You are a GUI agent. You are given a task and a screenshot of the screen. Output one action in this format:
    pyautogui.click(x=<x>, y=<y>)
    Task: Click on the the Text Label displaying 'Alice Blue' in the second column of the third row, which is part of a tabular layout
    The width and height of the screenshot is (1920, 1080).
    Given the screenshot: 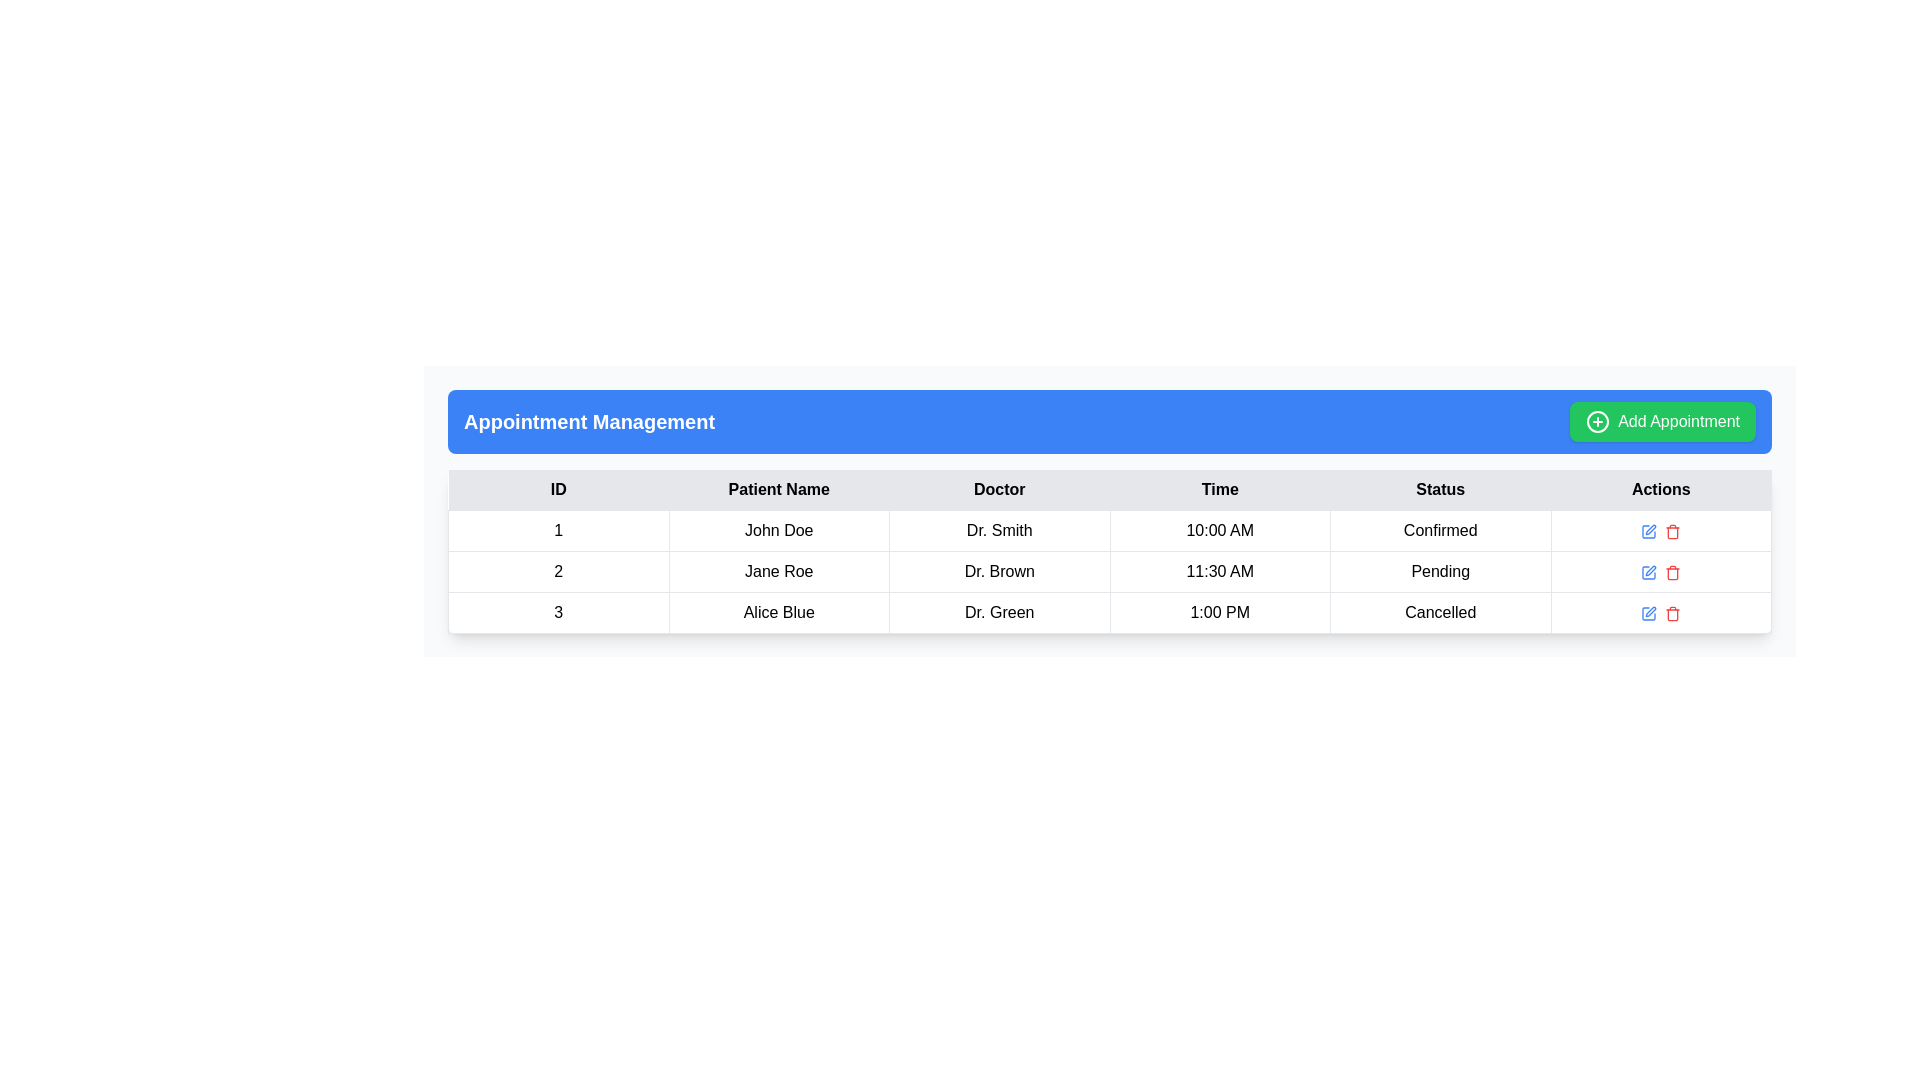 What is the action you would take?
    pyautogui.click(x=778, y=612)
    